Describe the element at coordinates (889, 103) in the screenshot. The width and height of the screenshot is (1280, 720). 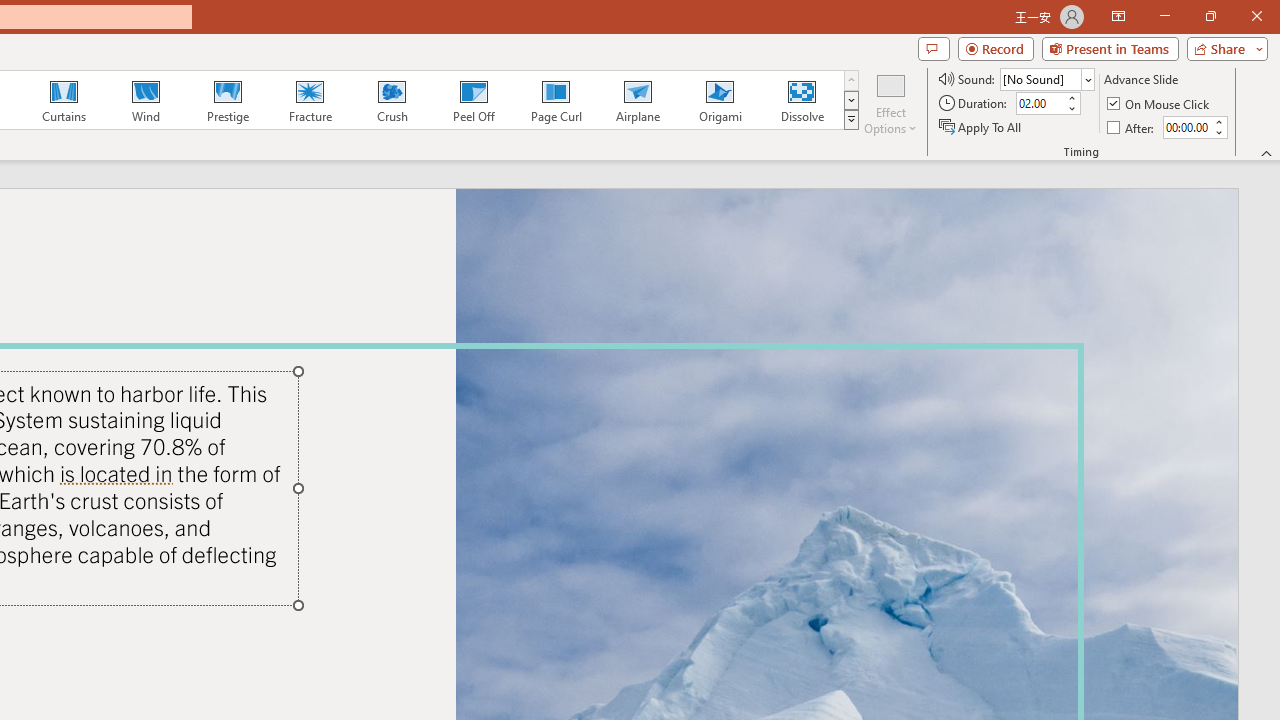
I see `'Effect Options'` at that location.